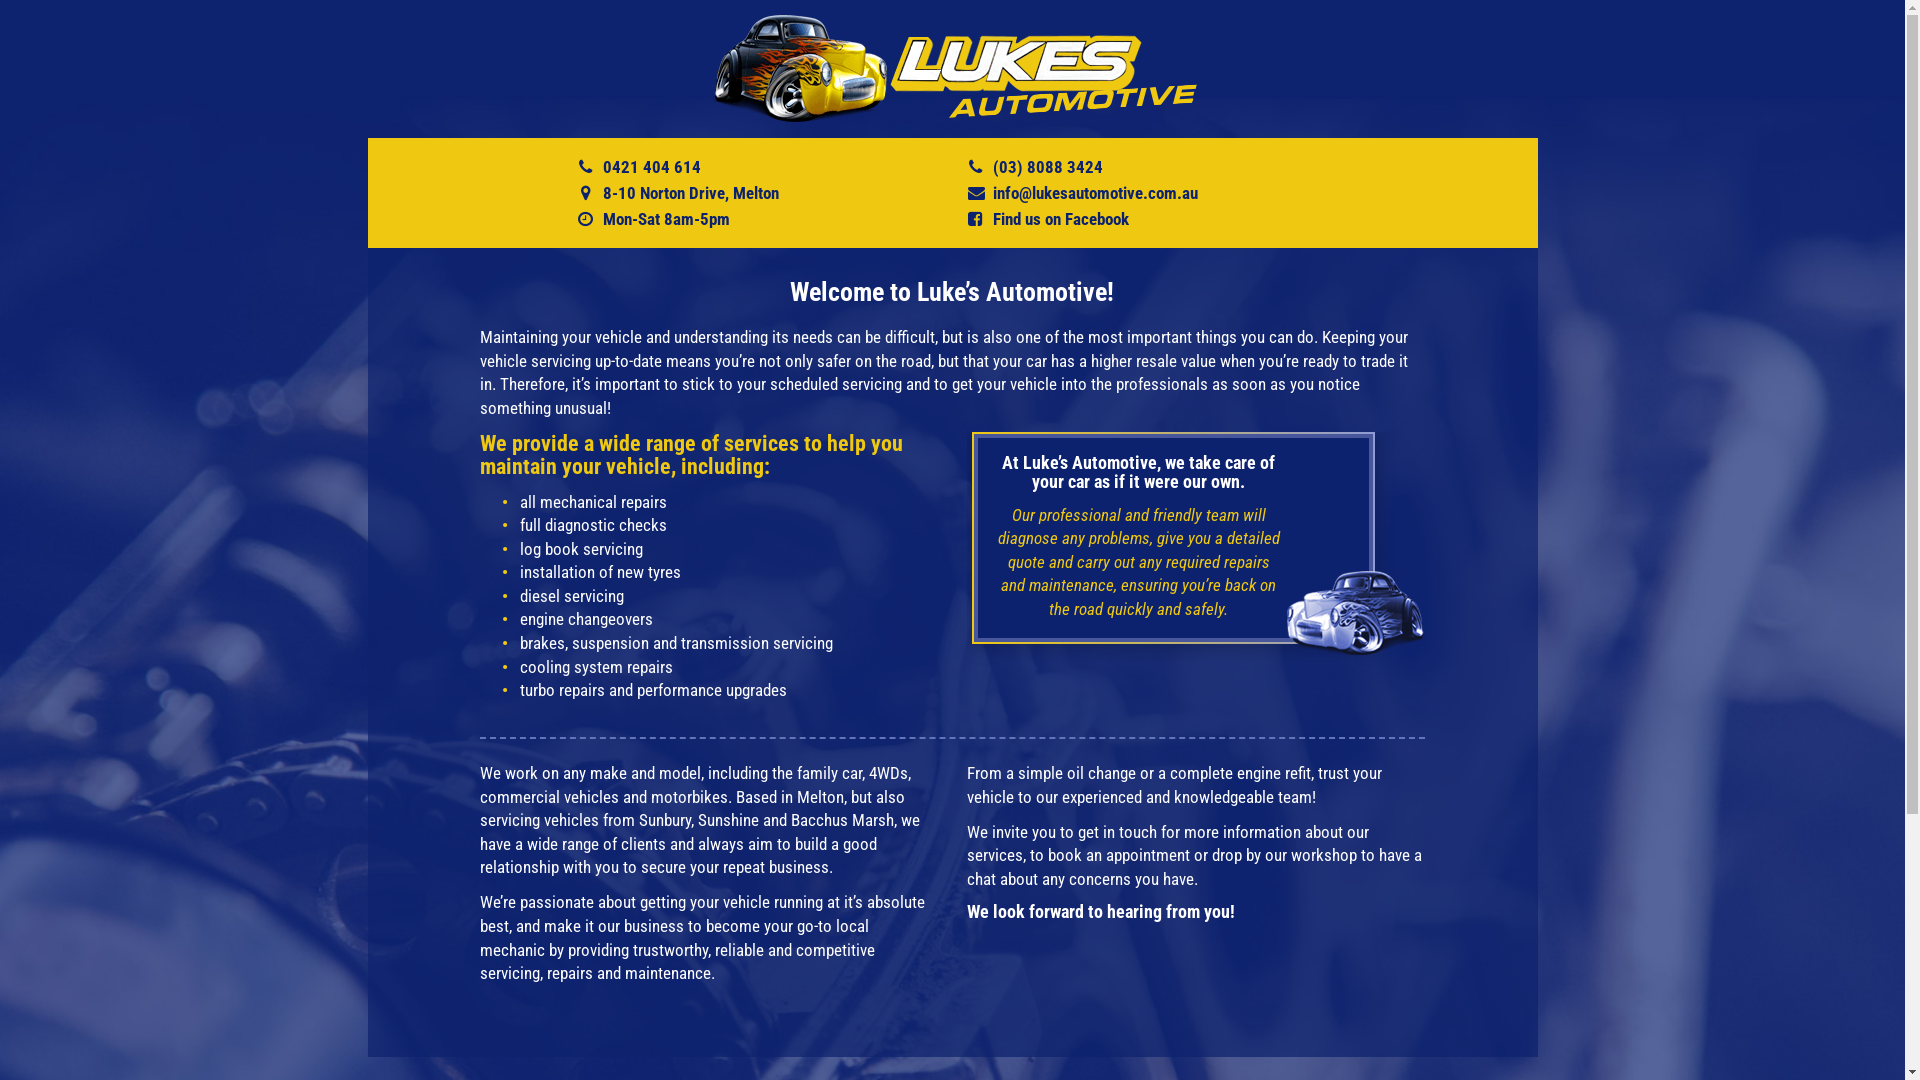  Describe the element at coordinates (1046, 165) in the screenshot. I see `'(03) 8088 3424'` at that location.